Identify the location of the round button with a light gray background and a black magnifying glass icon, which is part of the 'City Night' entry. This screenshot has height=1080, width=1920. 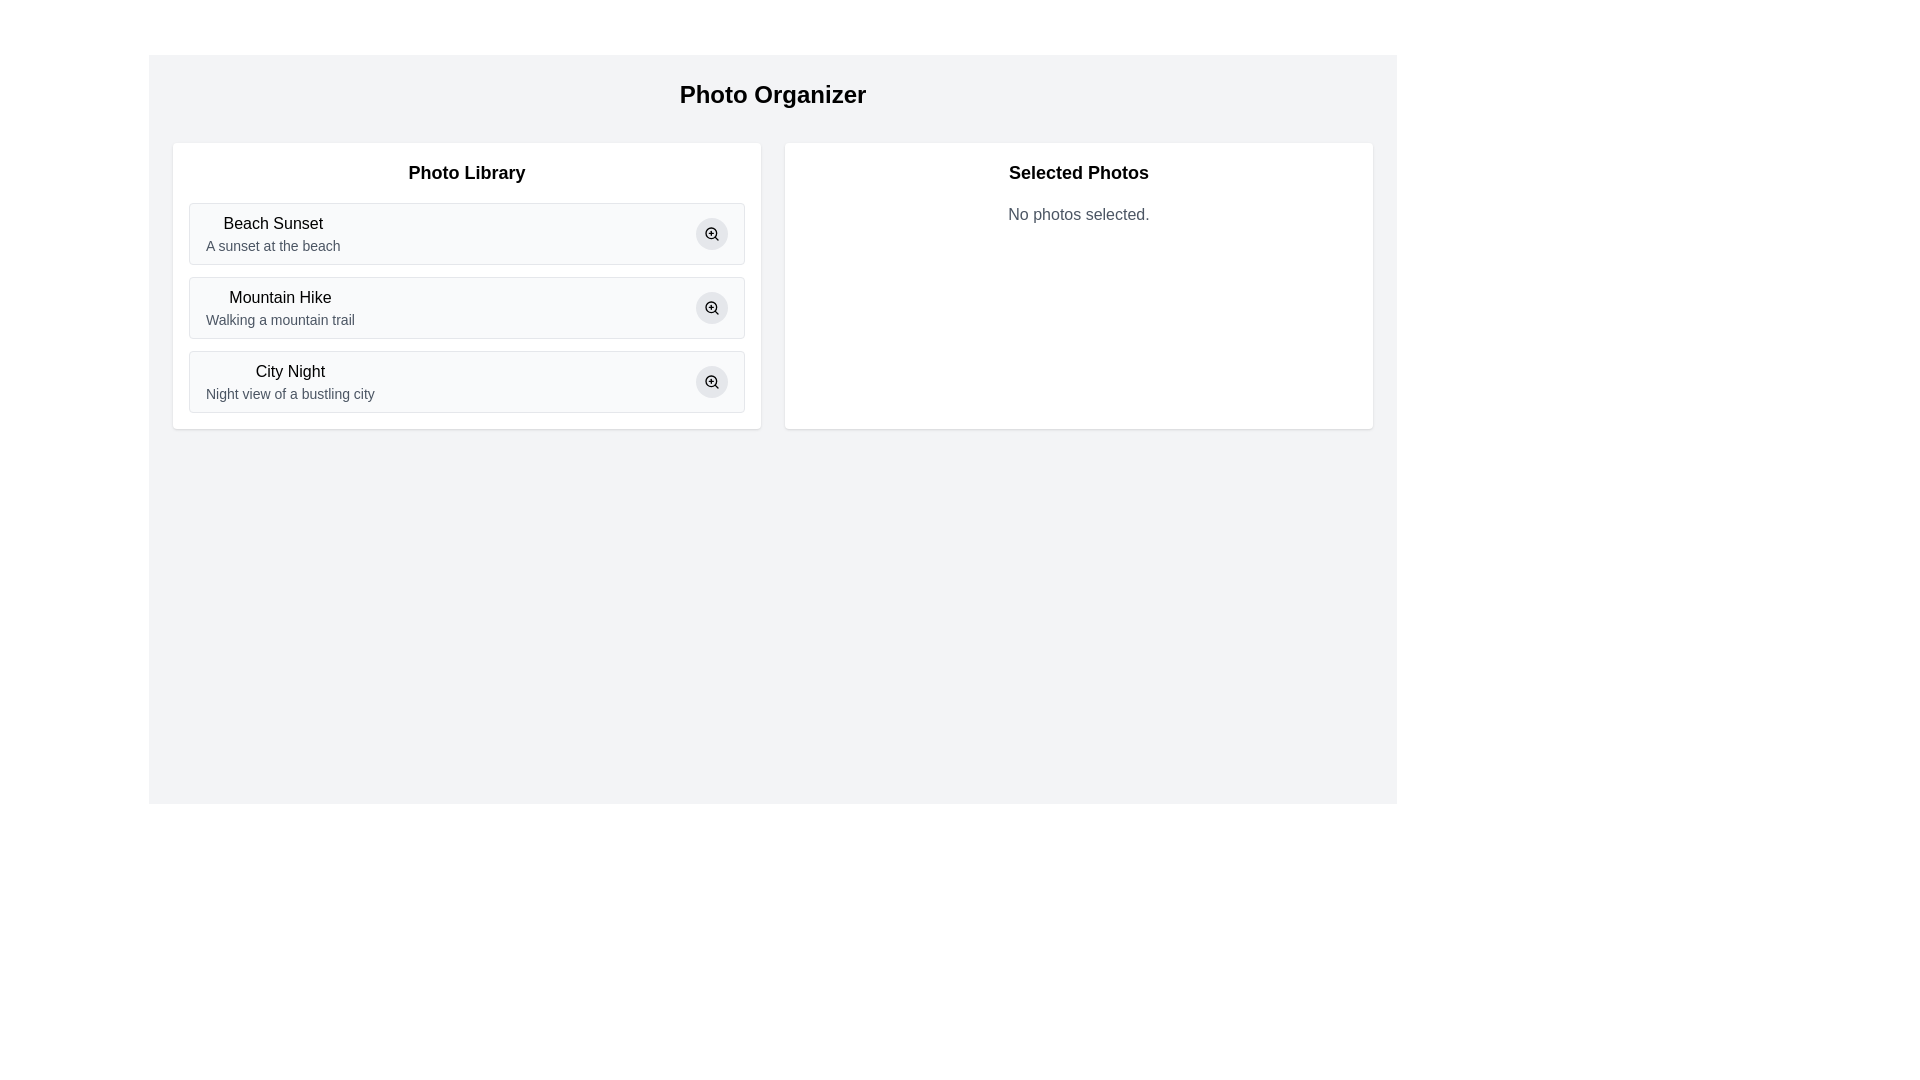
(711, 381).